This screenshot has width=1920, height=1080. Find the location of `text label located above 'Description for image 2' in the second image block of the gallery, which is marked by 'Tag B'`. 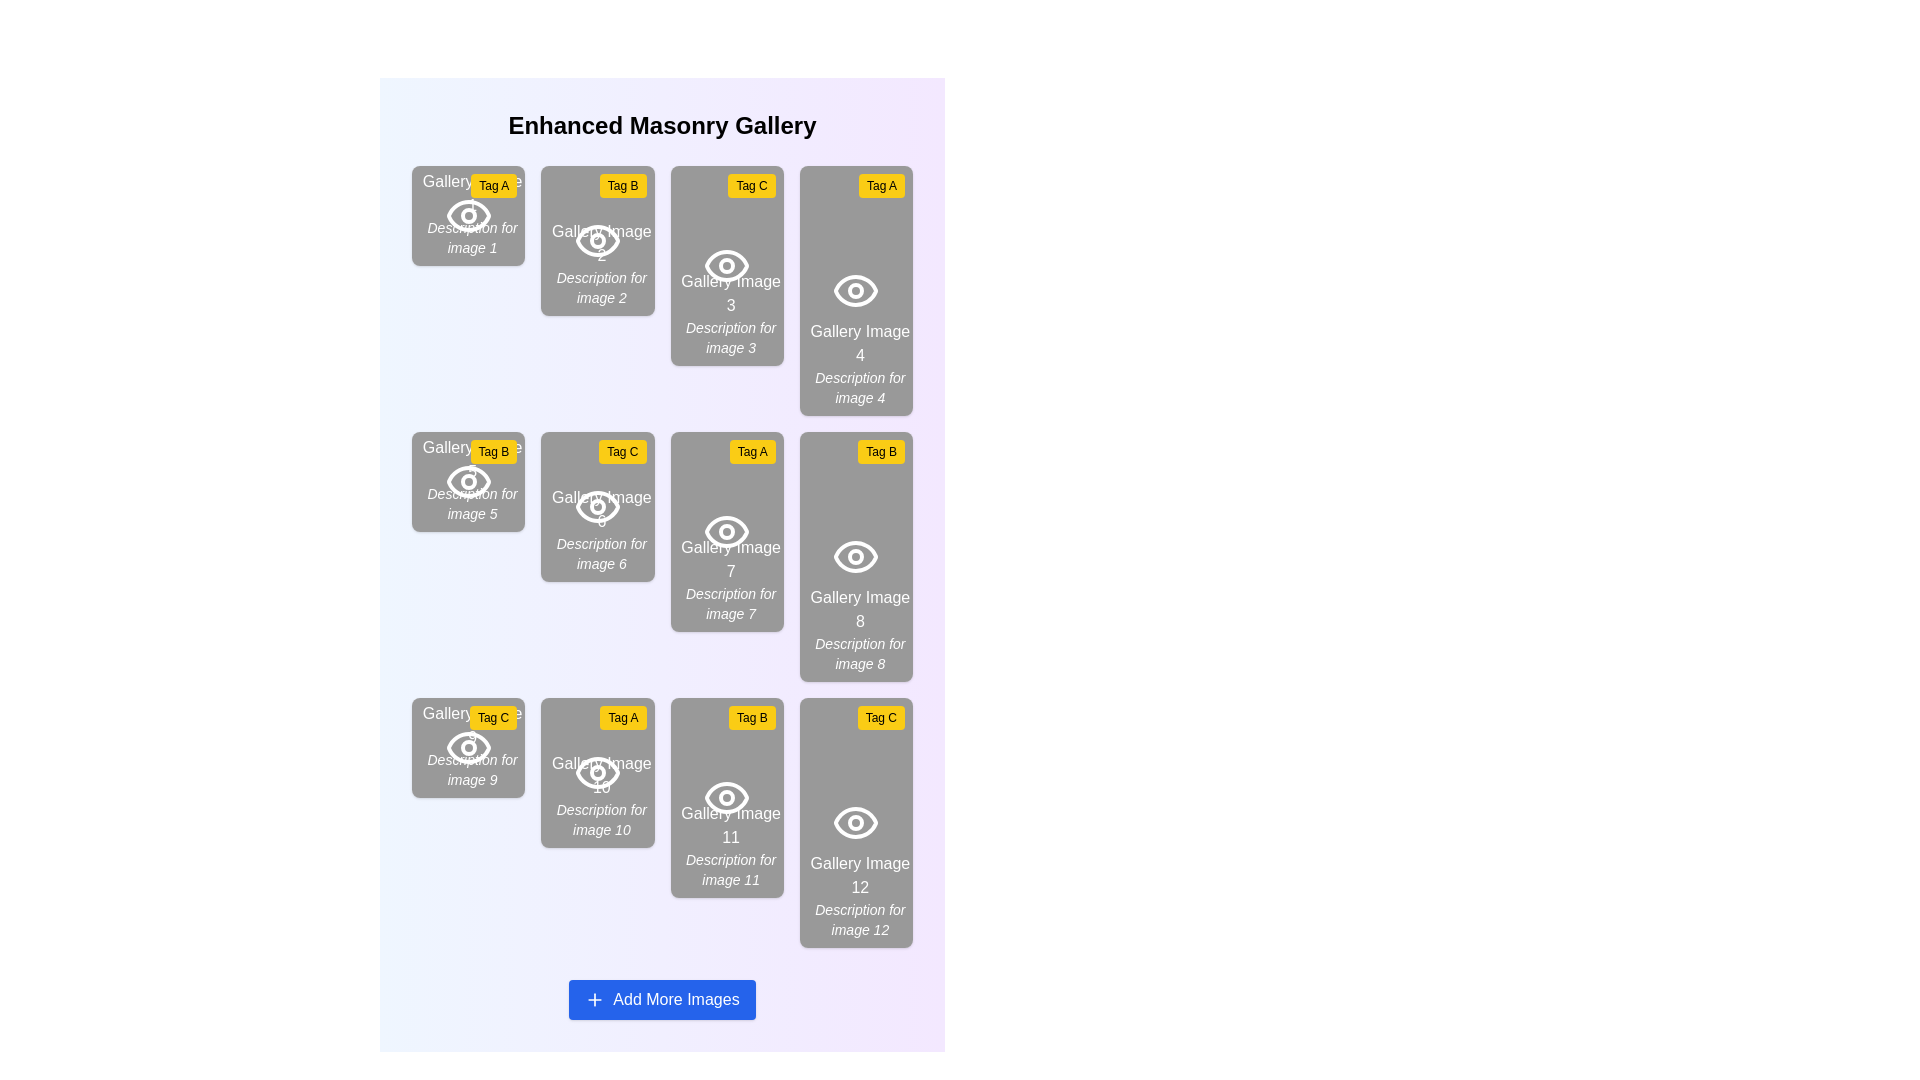

text label located above 'Description for image 2' in the second image block of the gallery, which is marked by 'Tag B' is located at coordinates (600, 242).